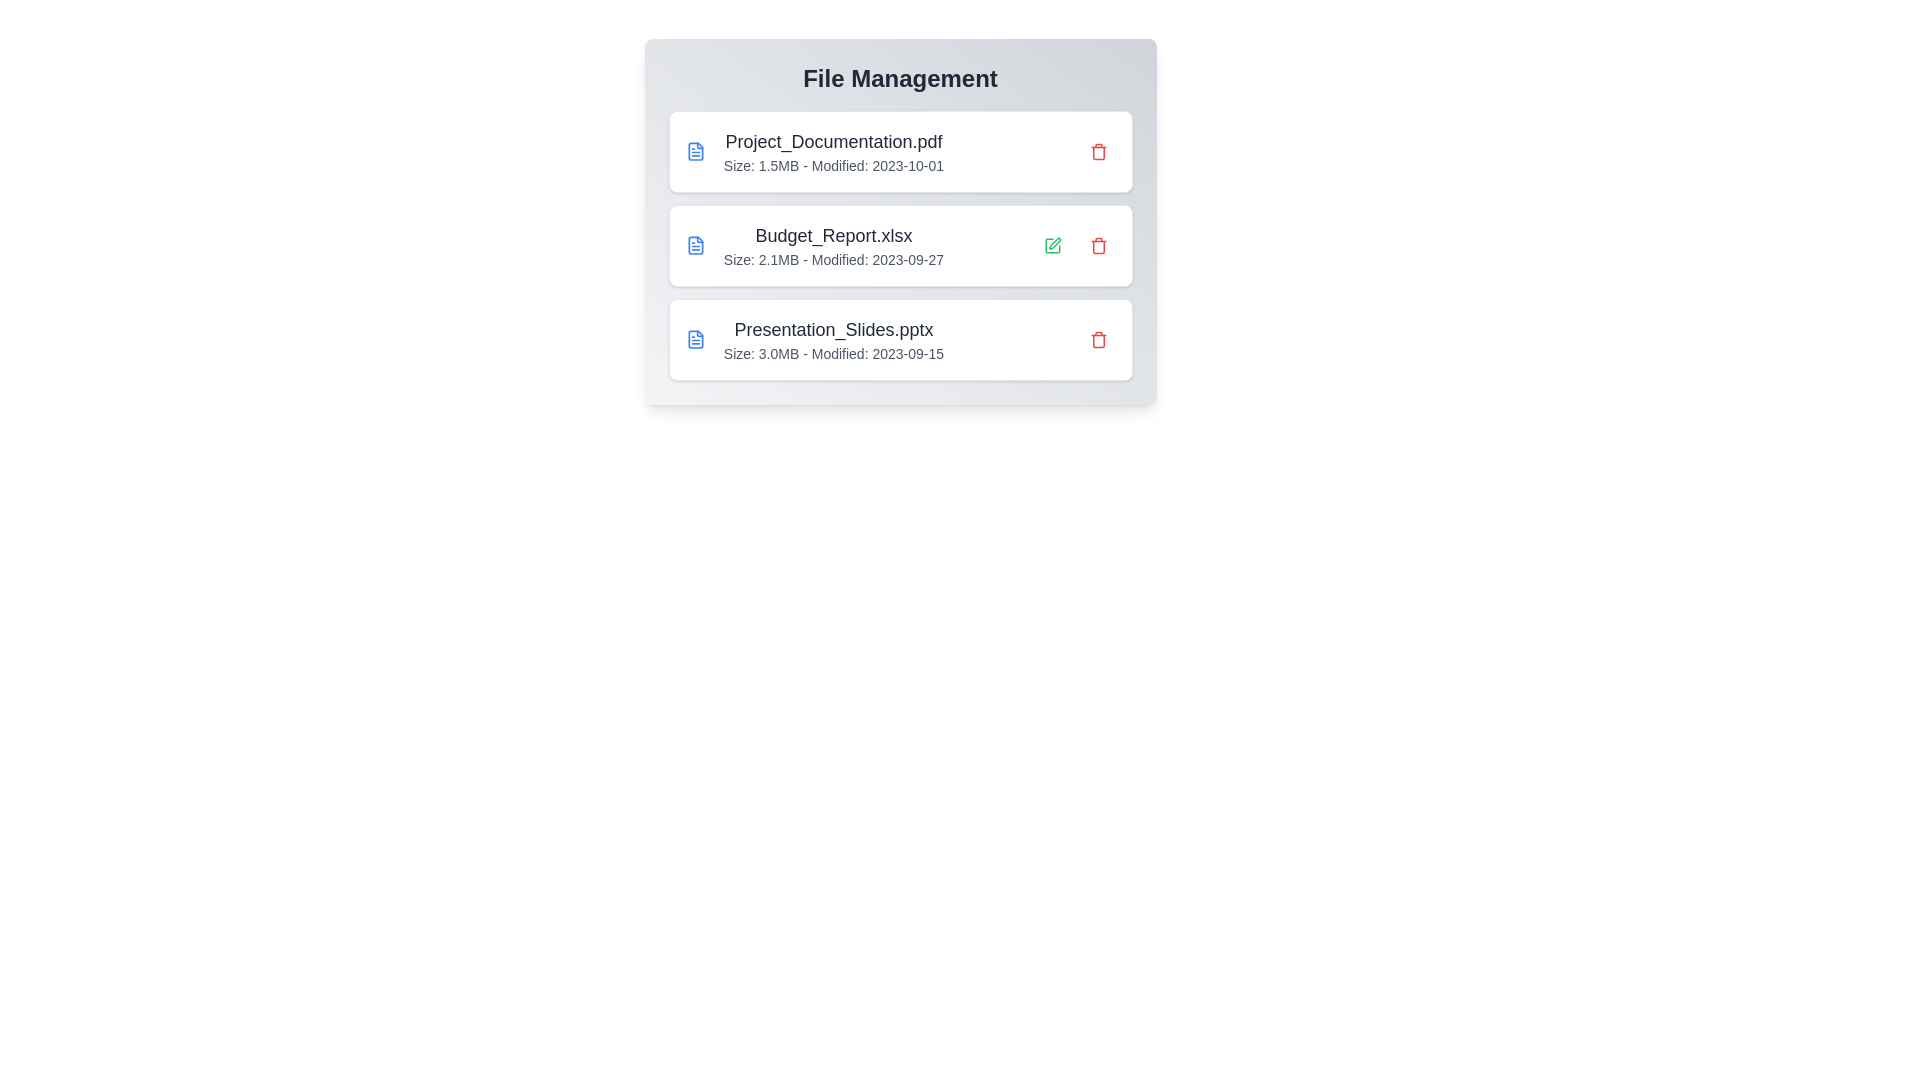 The width and height of the screenshot is (1920, 1080). What do you see at coordinates (1097, 245) in the screenshot?
I see `the file Budget_Report.xlsx by clicking the delete button next to it` at bounding box center [1097, 245].